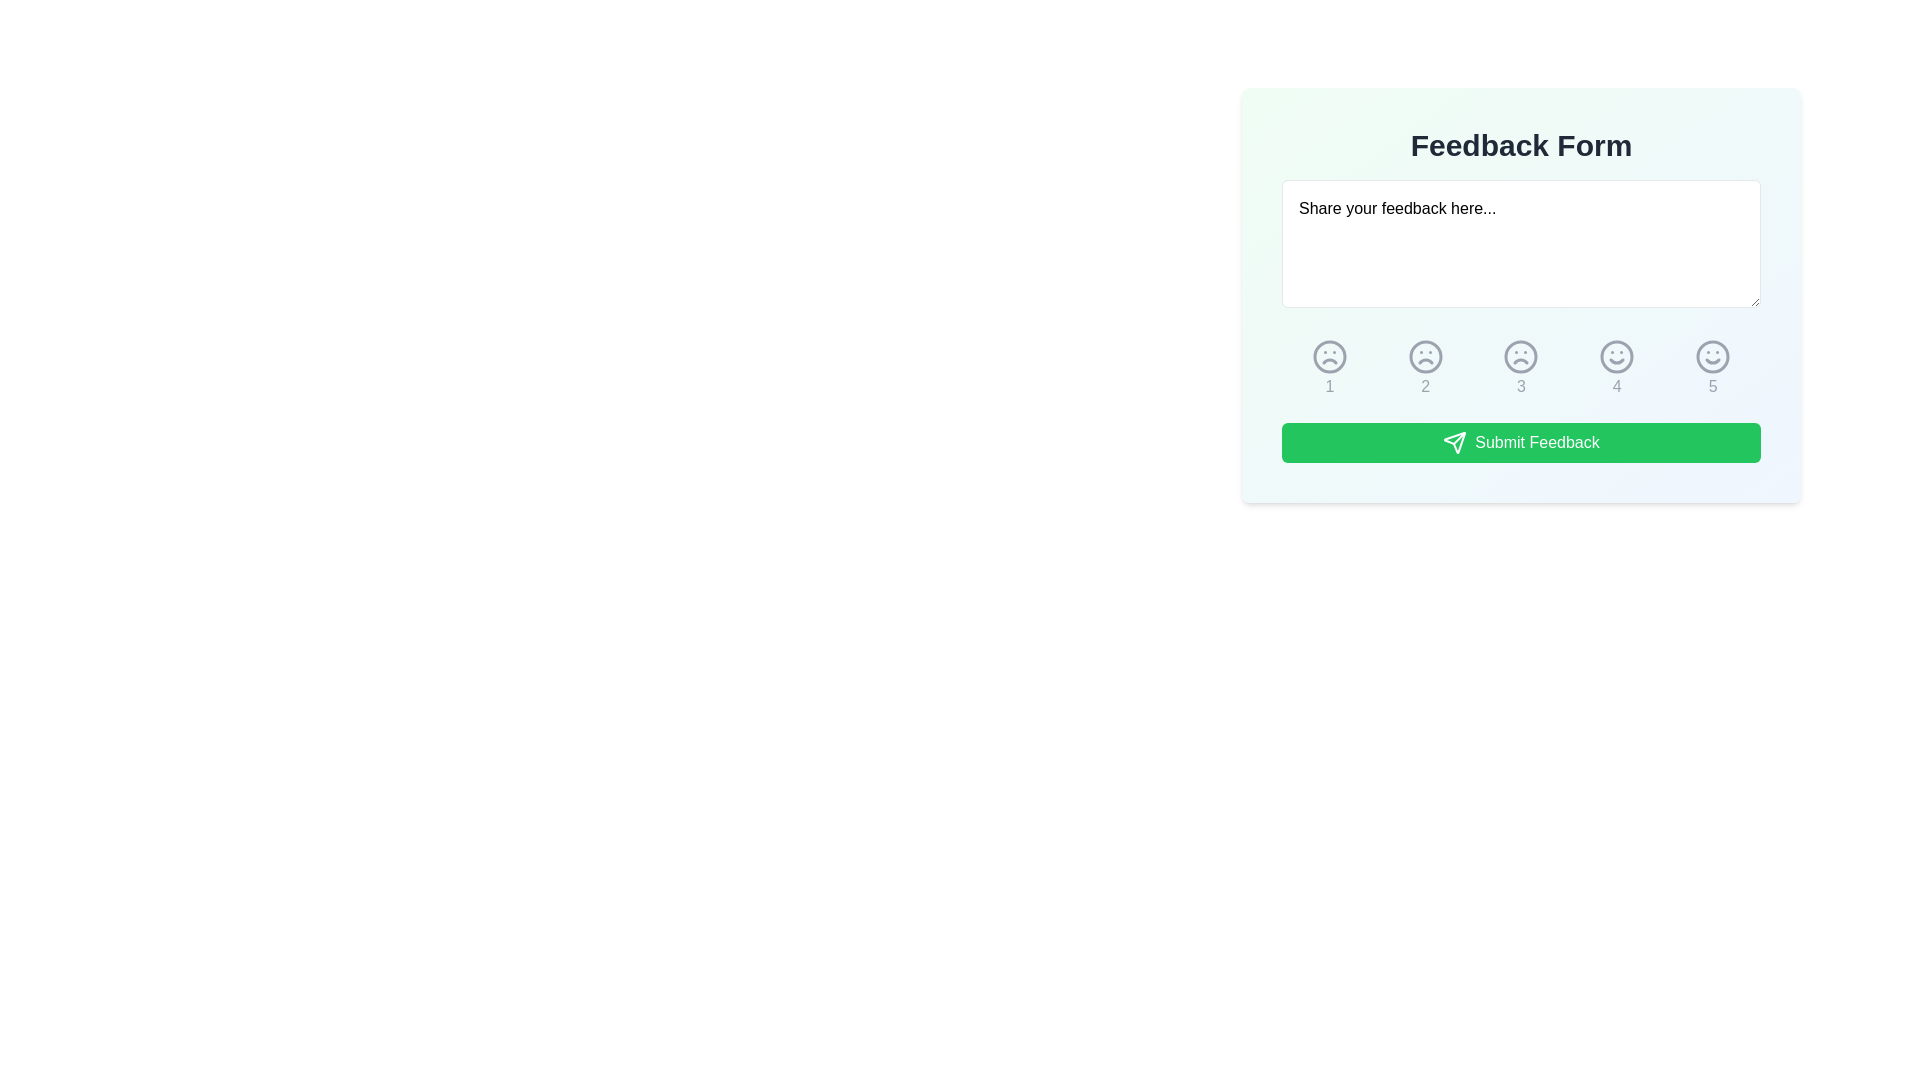 This screenshot has height=1080, width=1920. Describe the element at coordinates (1520, 369) in the screenshot. I see `the Rating Option Icon` at that location.